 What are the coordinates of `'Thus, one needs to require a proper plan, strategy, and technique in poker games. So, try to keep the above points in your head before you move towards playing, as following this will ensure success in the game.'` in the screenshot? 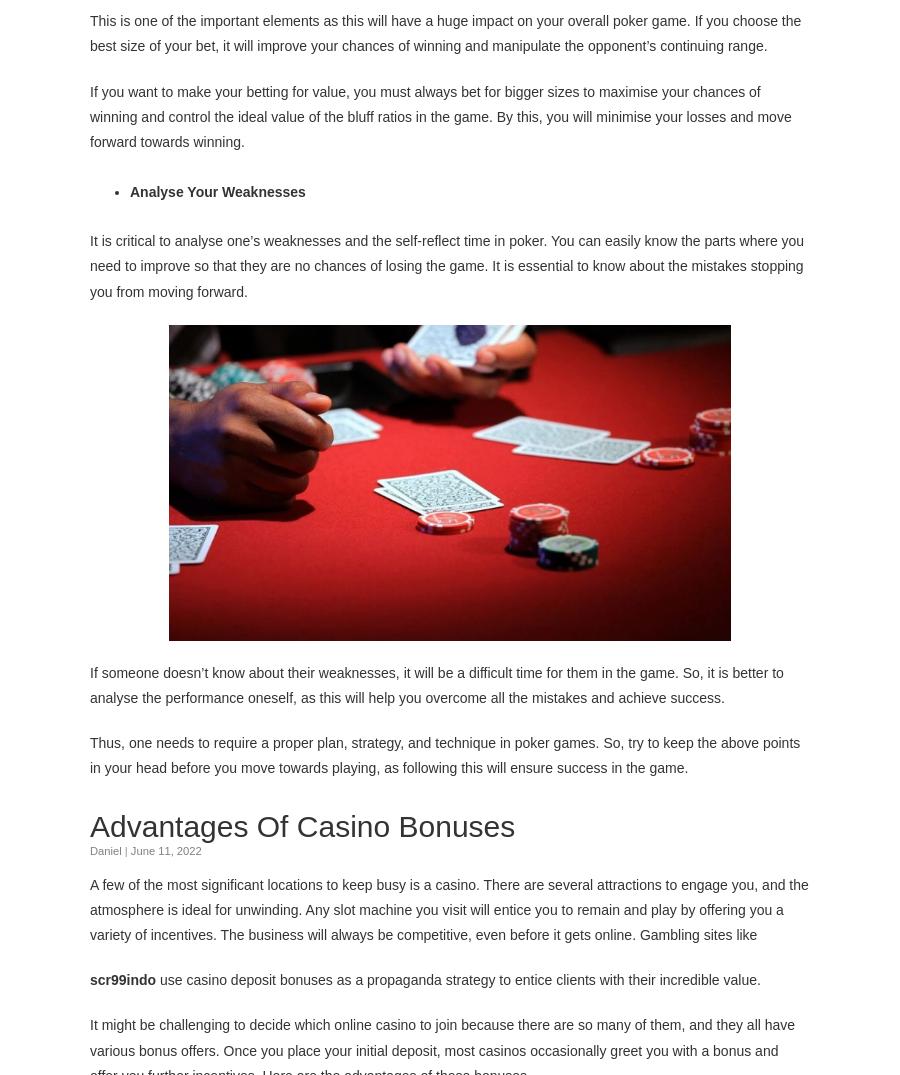 It's located at (444, 754).